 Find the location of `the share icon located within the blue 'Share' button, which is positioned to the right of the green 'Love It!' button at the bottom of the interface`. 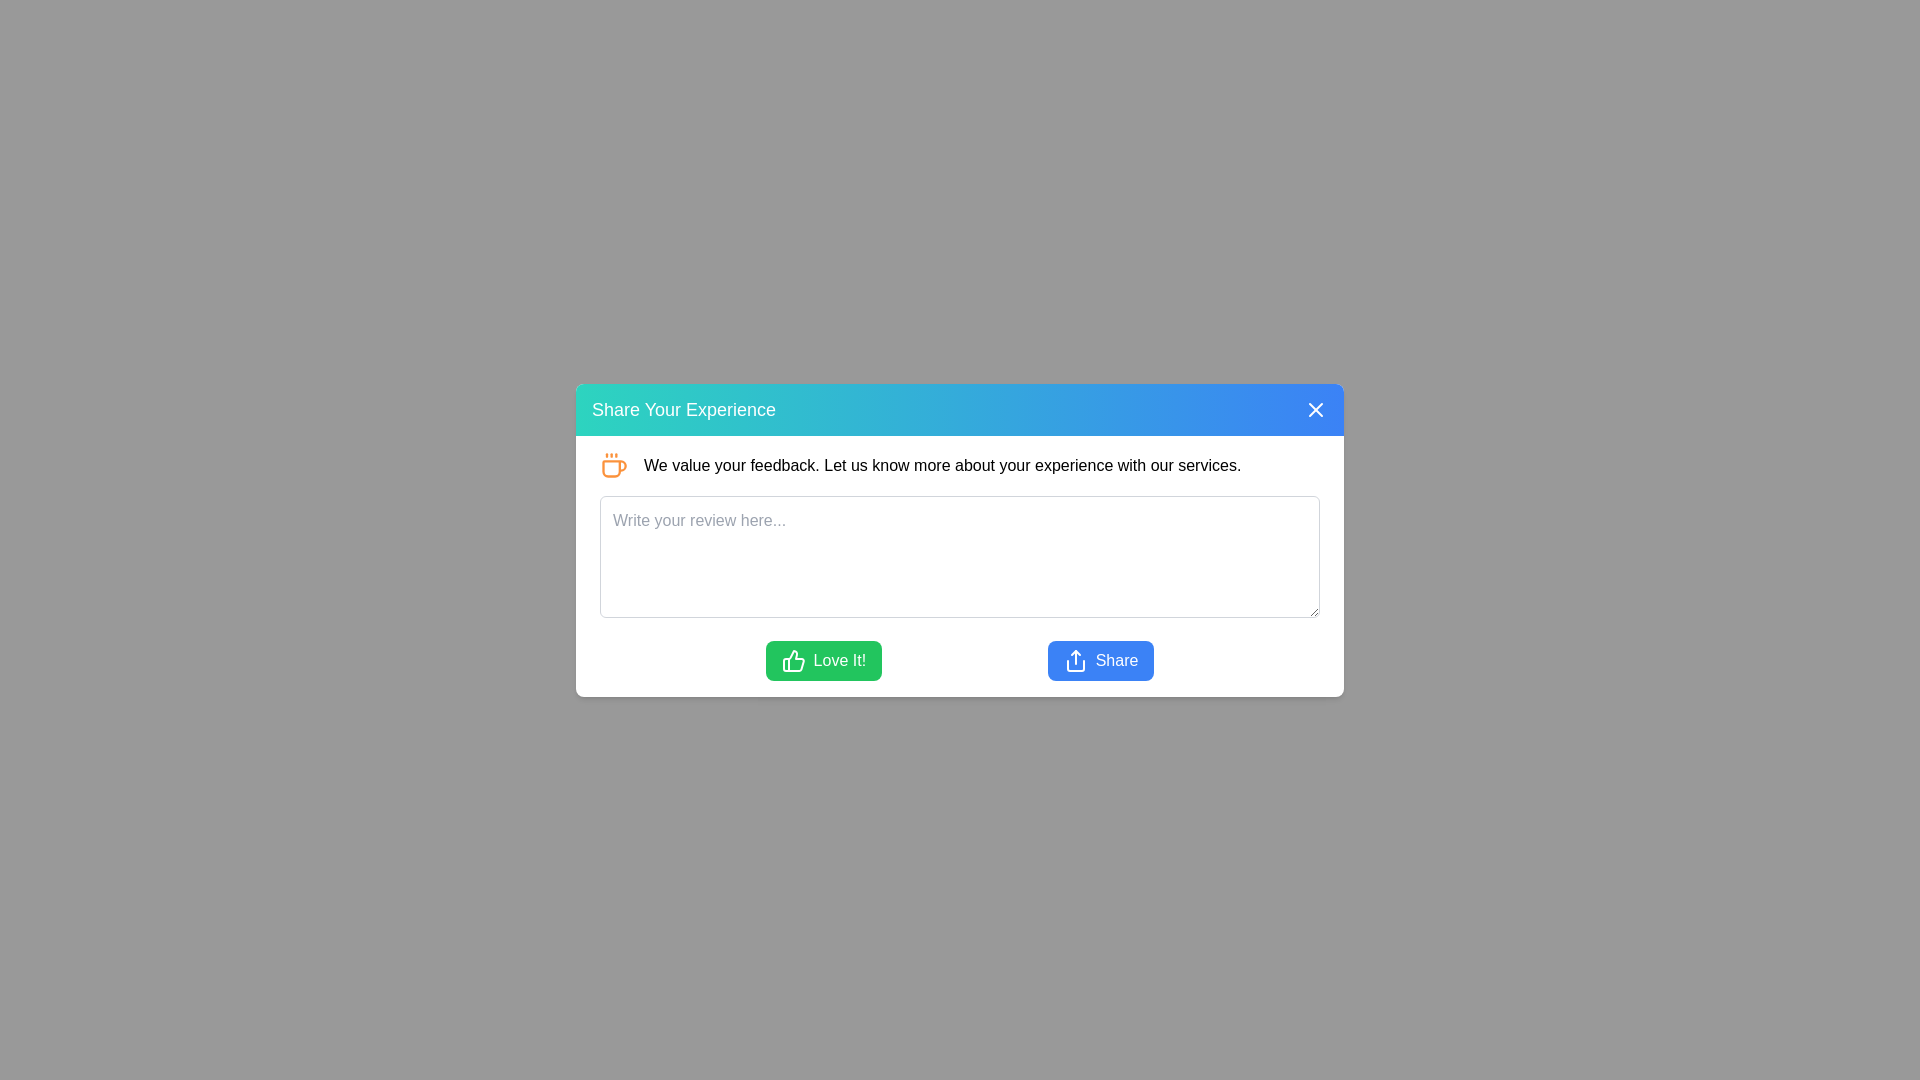

the share icon located within the blue 'Share' button, which is positioned to the right of the green 'Love It!' button at the bottom of the interface is located at coordinates (1074, 660).